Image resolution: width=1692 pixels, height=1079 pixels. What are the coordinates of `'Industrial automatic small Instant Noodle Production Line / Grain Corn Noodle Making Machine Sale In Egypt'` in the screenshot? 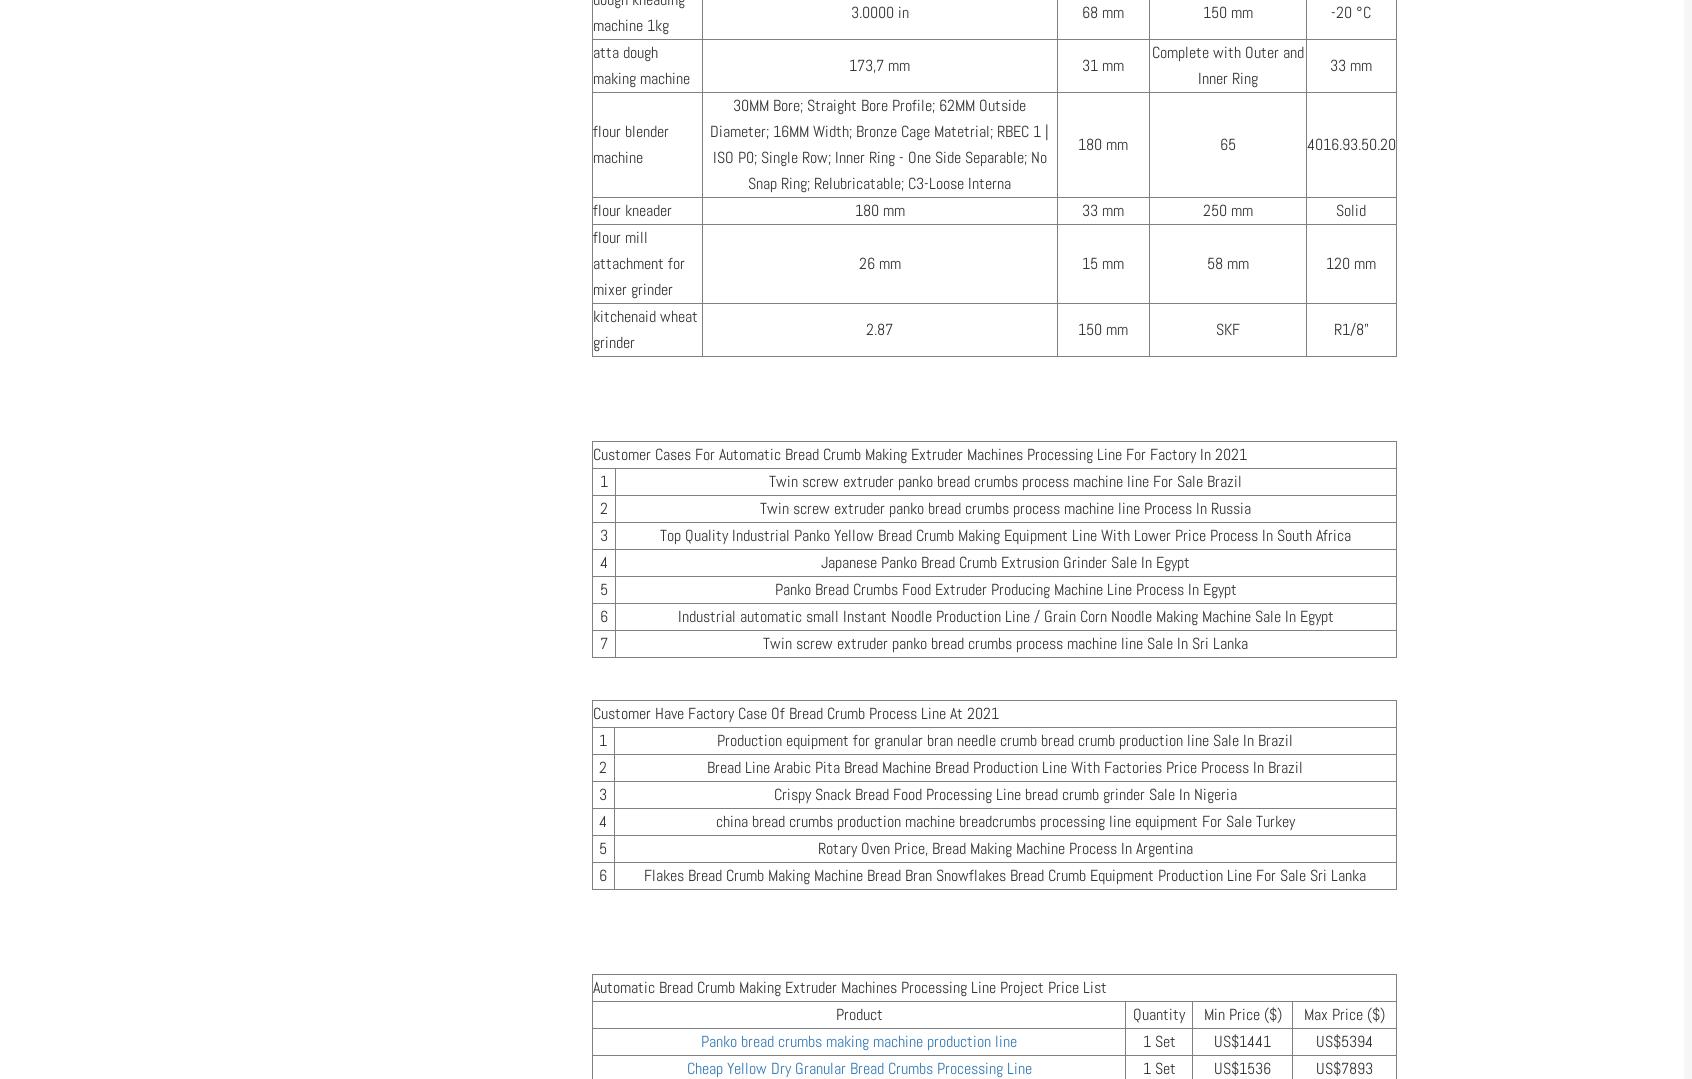 It's located at (676, 616).